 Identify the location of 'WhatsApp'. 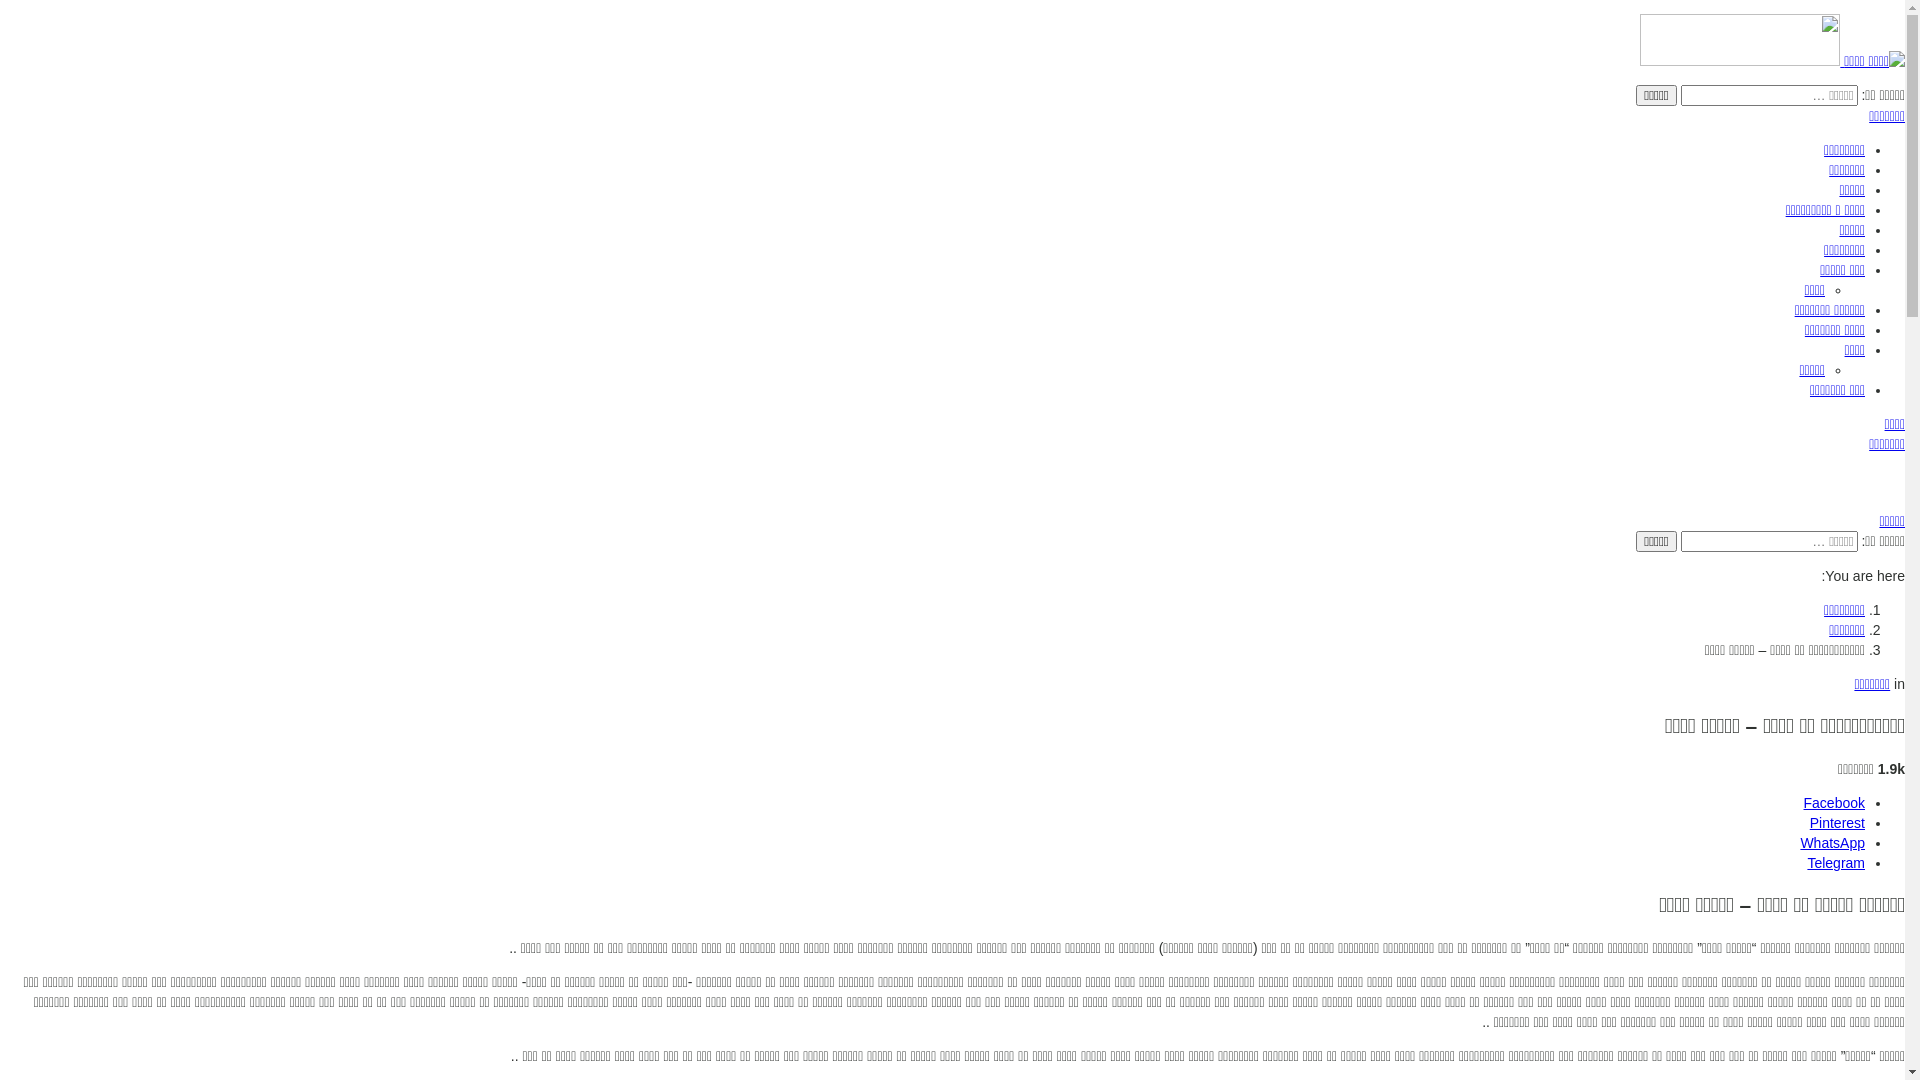
(1800, 843).